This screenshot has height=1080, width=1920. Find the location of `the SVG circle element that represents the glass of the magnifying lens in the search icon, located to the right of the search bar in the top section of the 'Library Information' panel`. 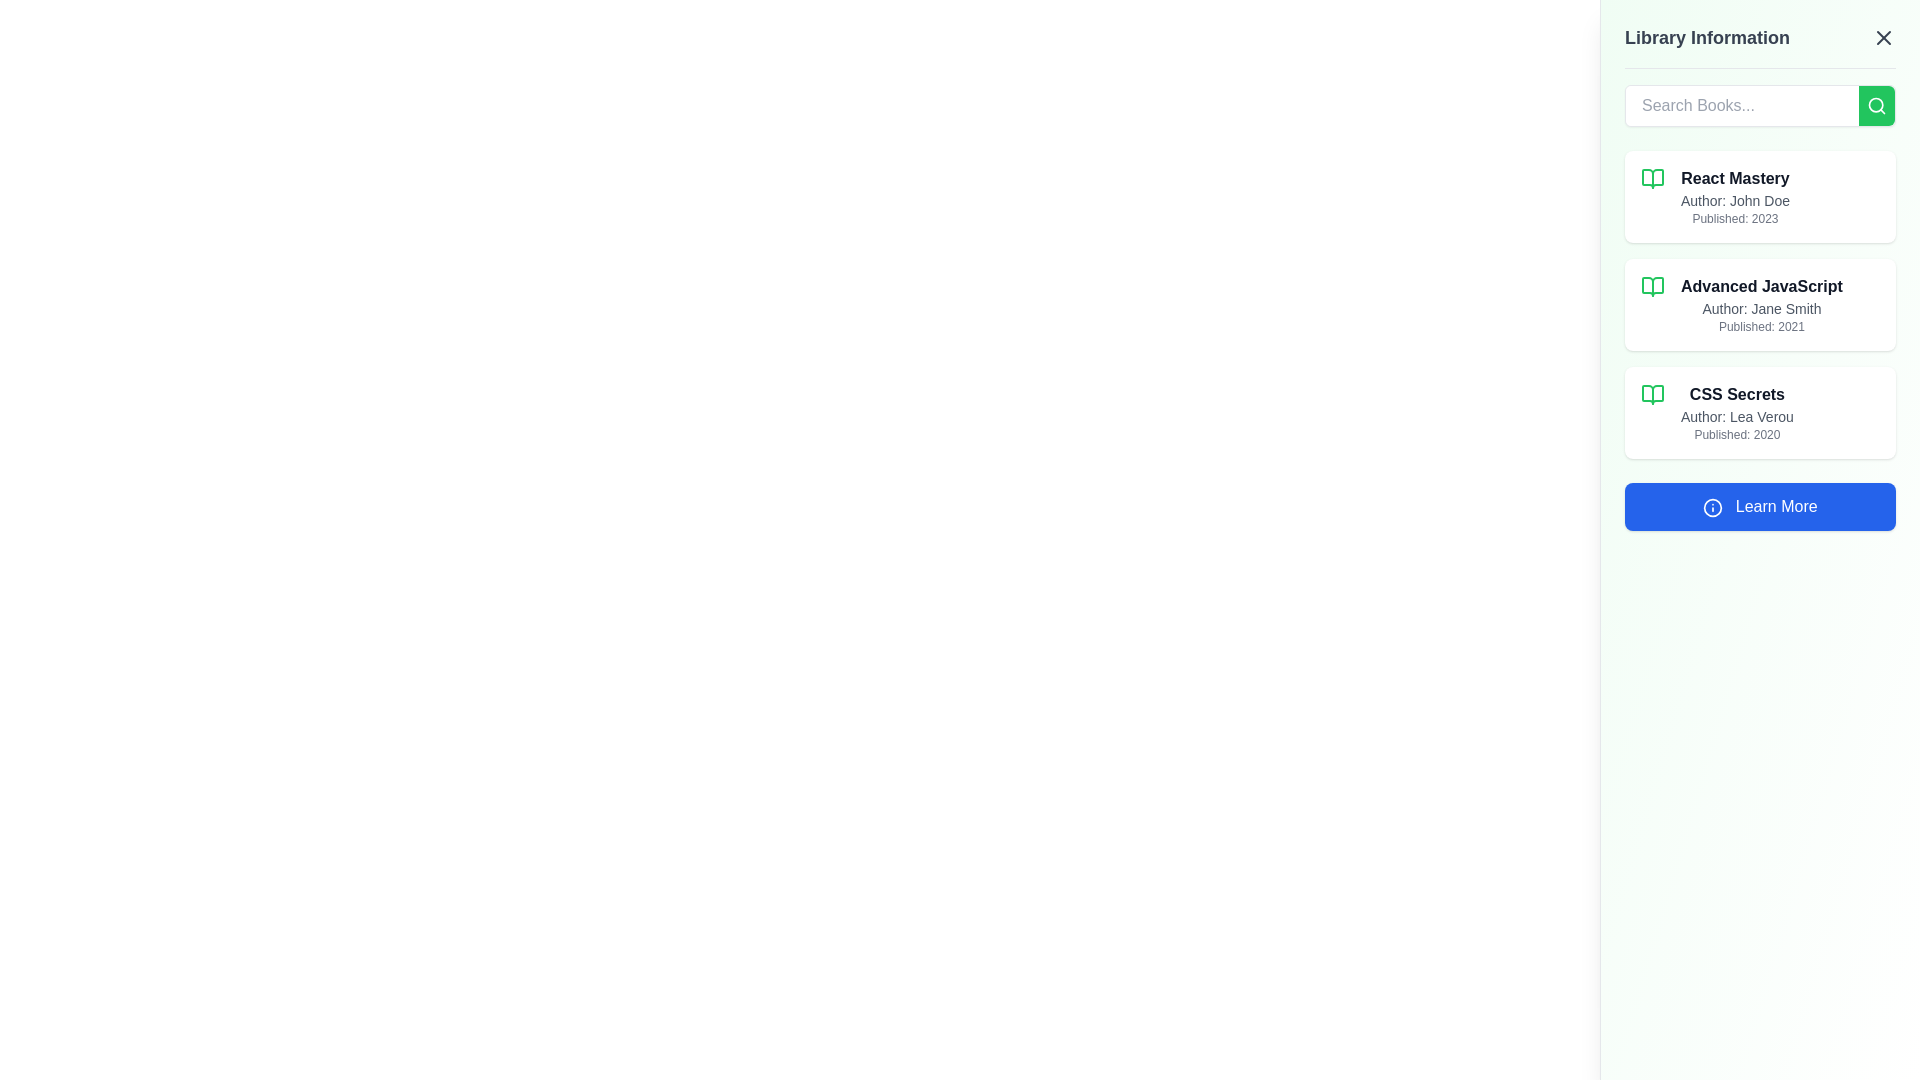

the SVG circle element that represents the glass of the magnifying lens in the search icon, located to the right of the search bar in the top section of the 'Library Information' panel is located at coordinates (1875, 105).